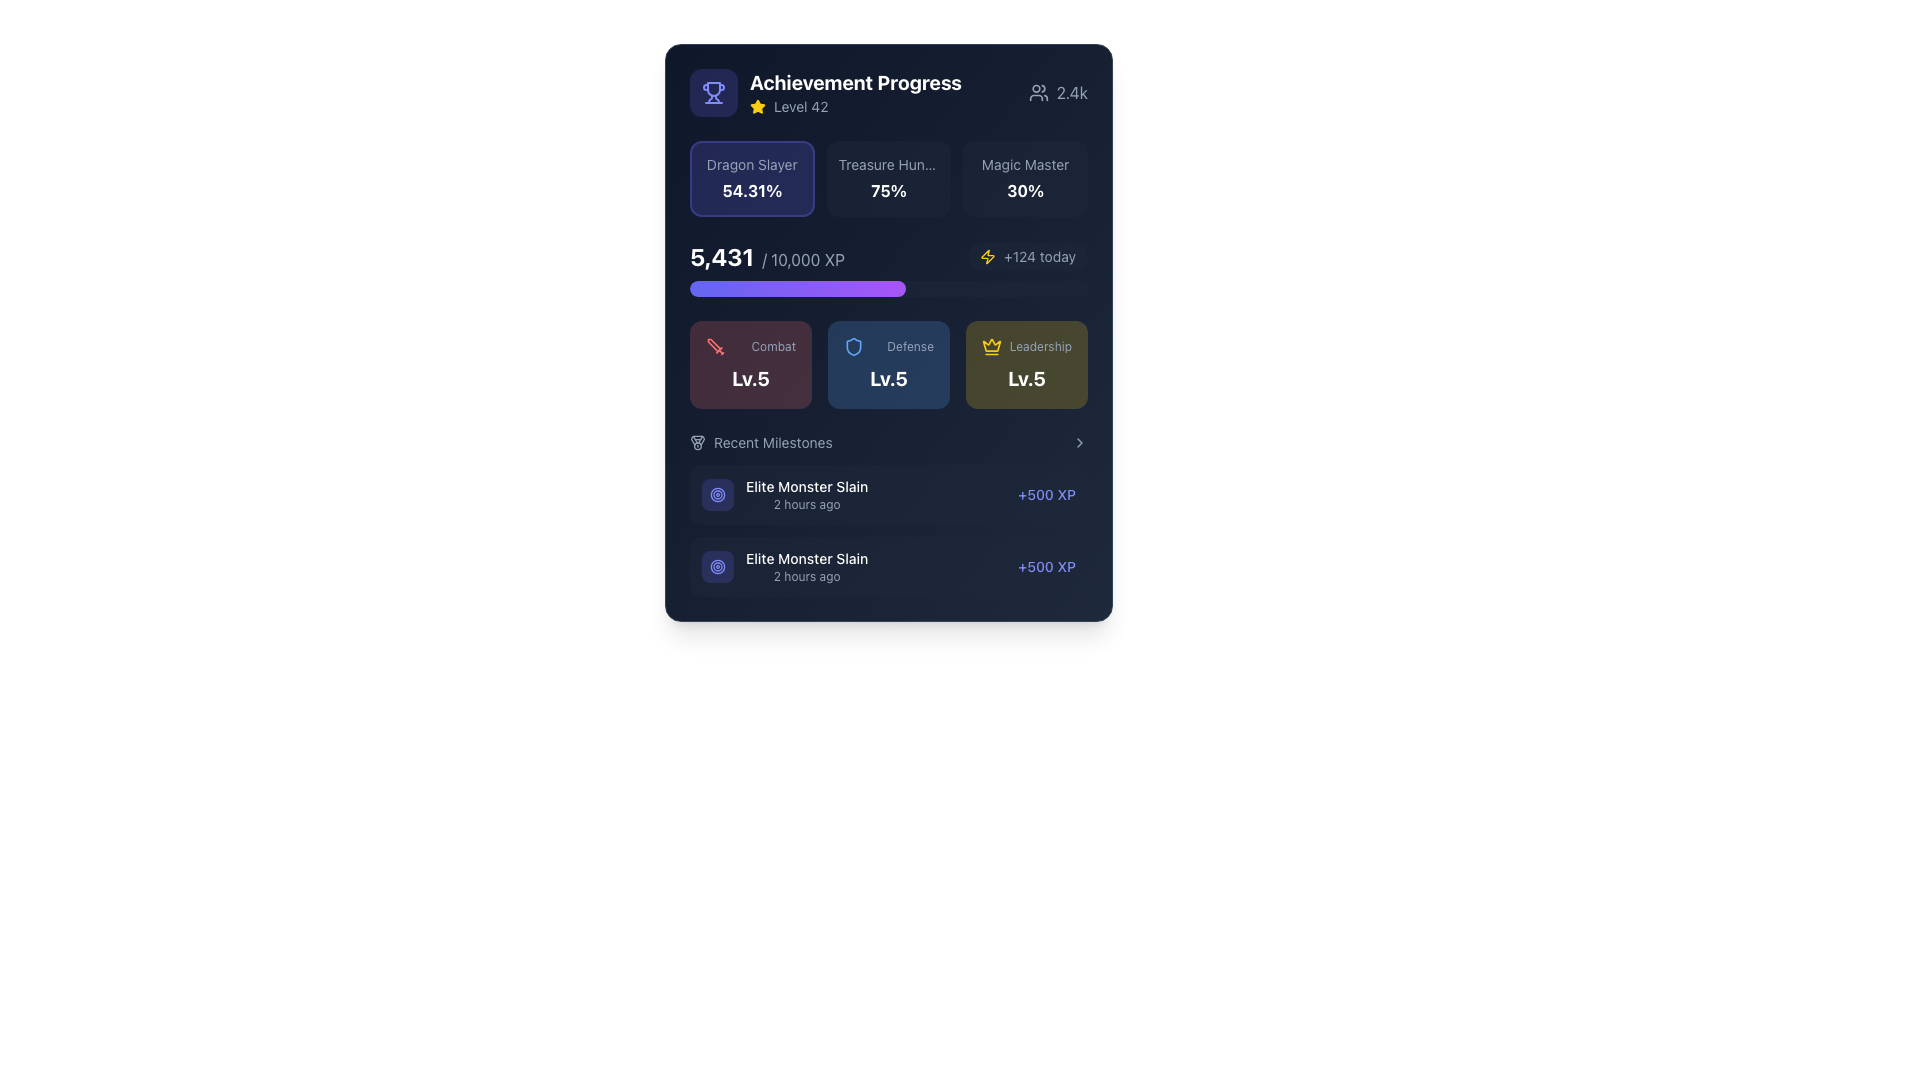  I want to click on text content of the Text Label displaying '2 hours ago', which is styled in a small, muted gray typeface and positioned below 'Elite Monster Slain', so click(807, 577).